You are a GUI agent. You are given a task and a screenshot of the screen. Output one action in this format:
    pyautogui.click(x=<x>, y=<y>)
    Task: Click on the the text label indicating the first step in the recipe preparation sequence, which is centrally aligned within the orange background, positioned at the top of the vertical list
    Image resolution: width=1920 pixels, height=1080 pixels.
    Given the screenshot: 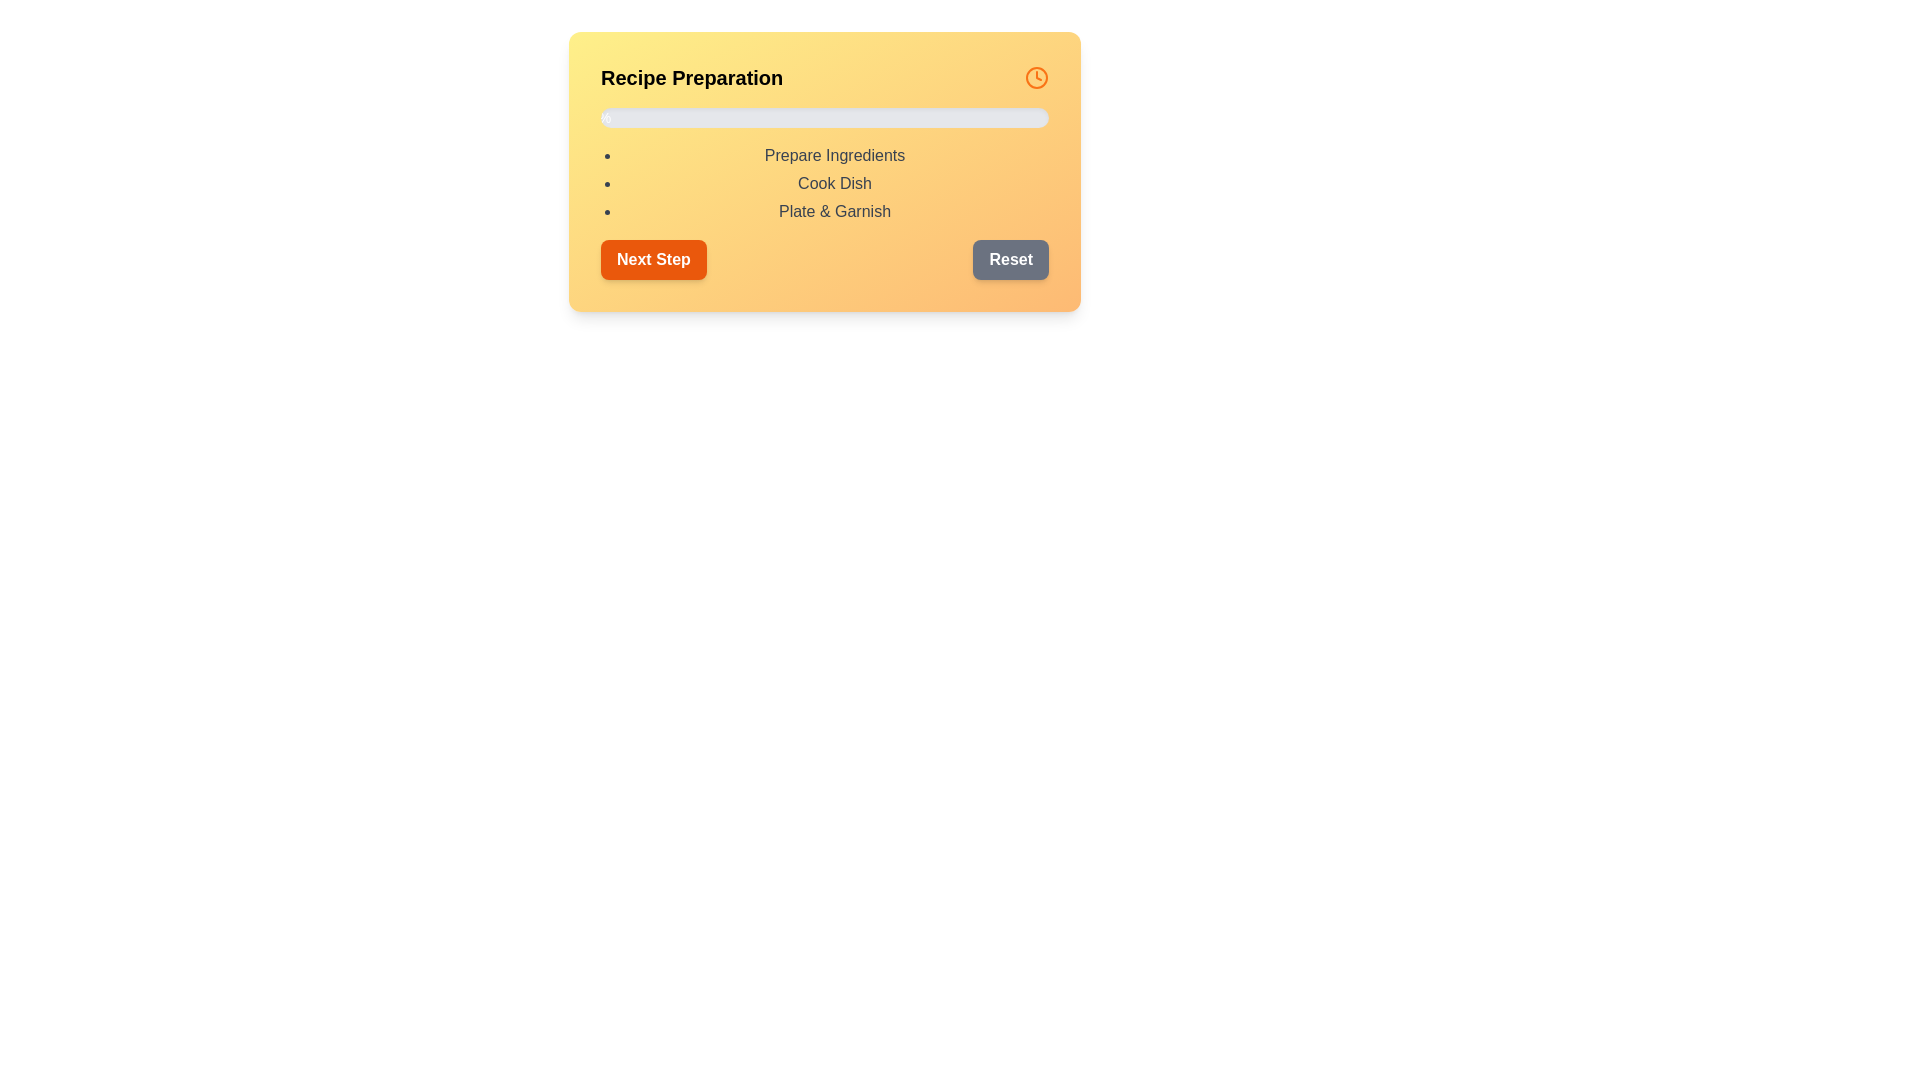 What is the action you would take?
    pyautogui.click(x=835, y=154)
    